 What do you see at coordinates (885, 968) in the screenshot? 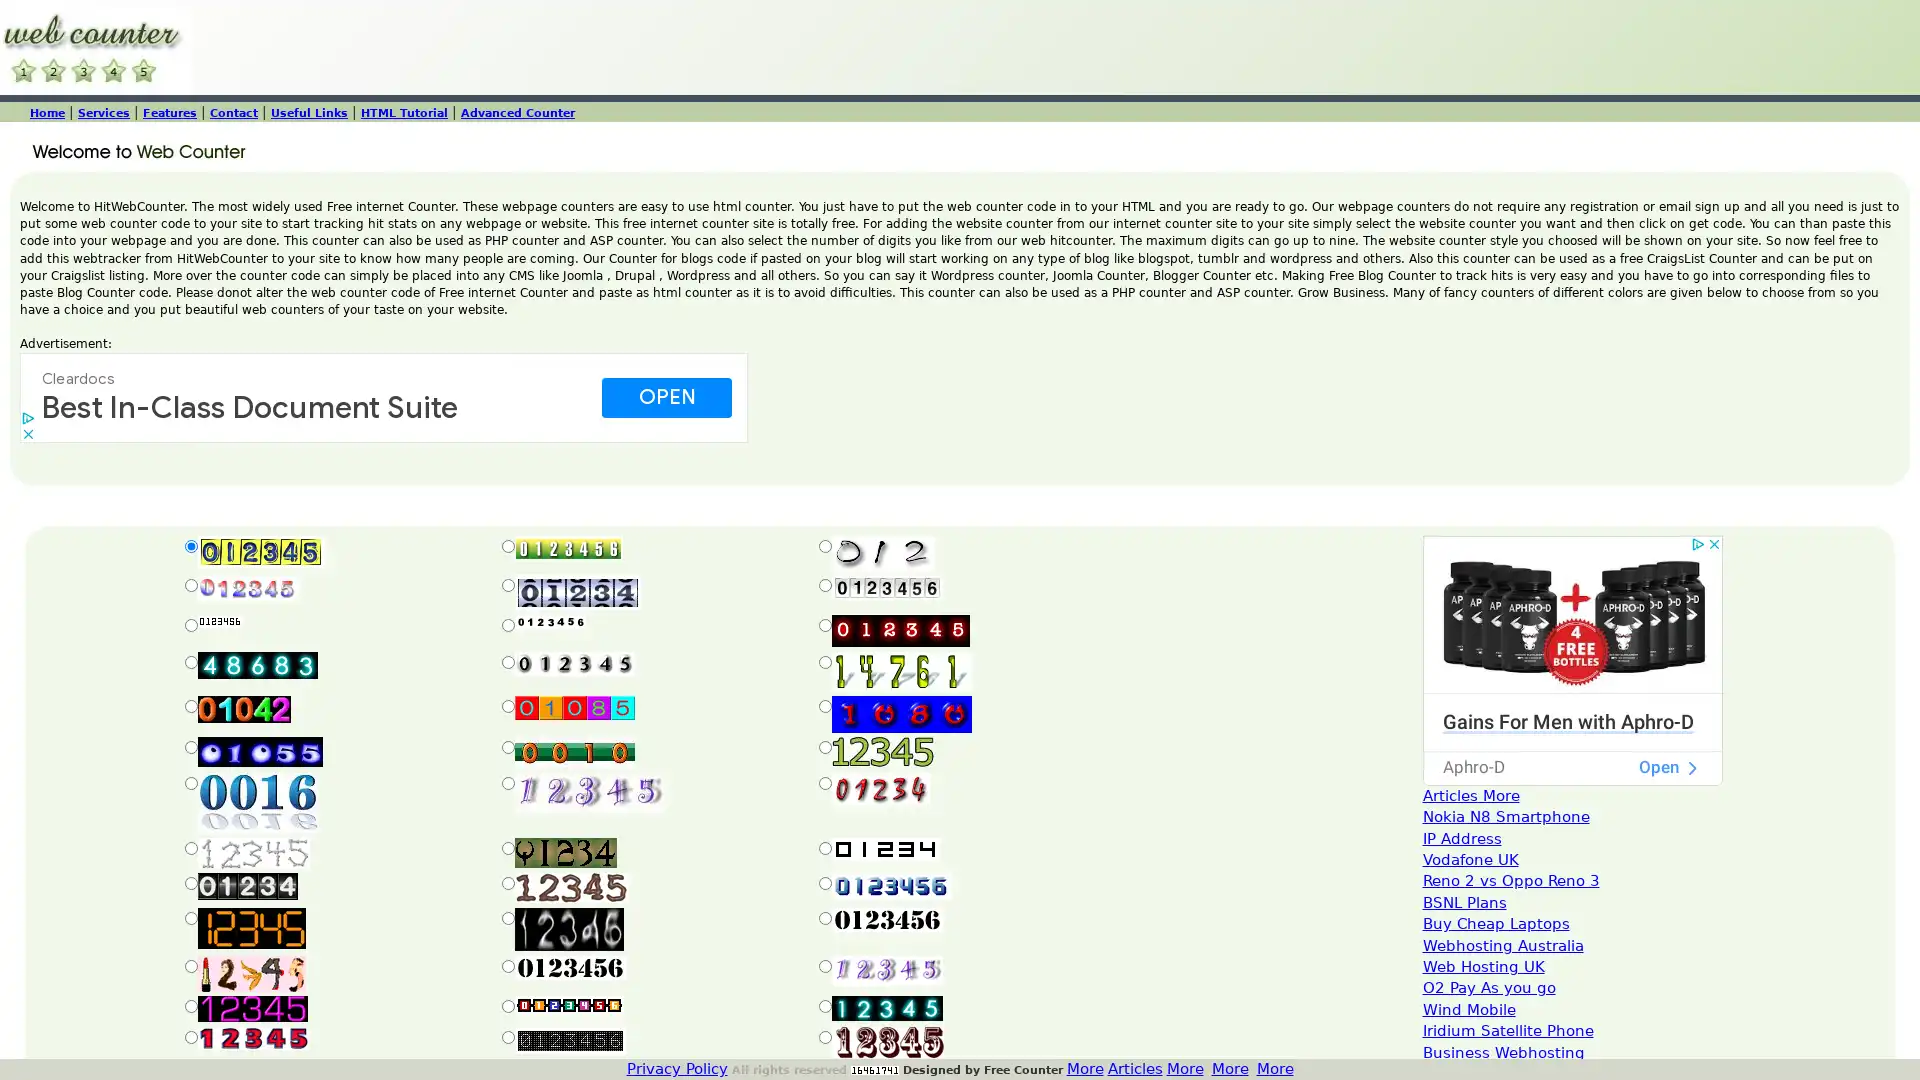
I see `Submit` at bounding box center [885, 968].